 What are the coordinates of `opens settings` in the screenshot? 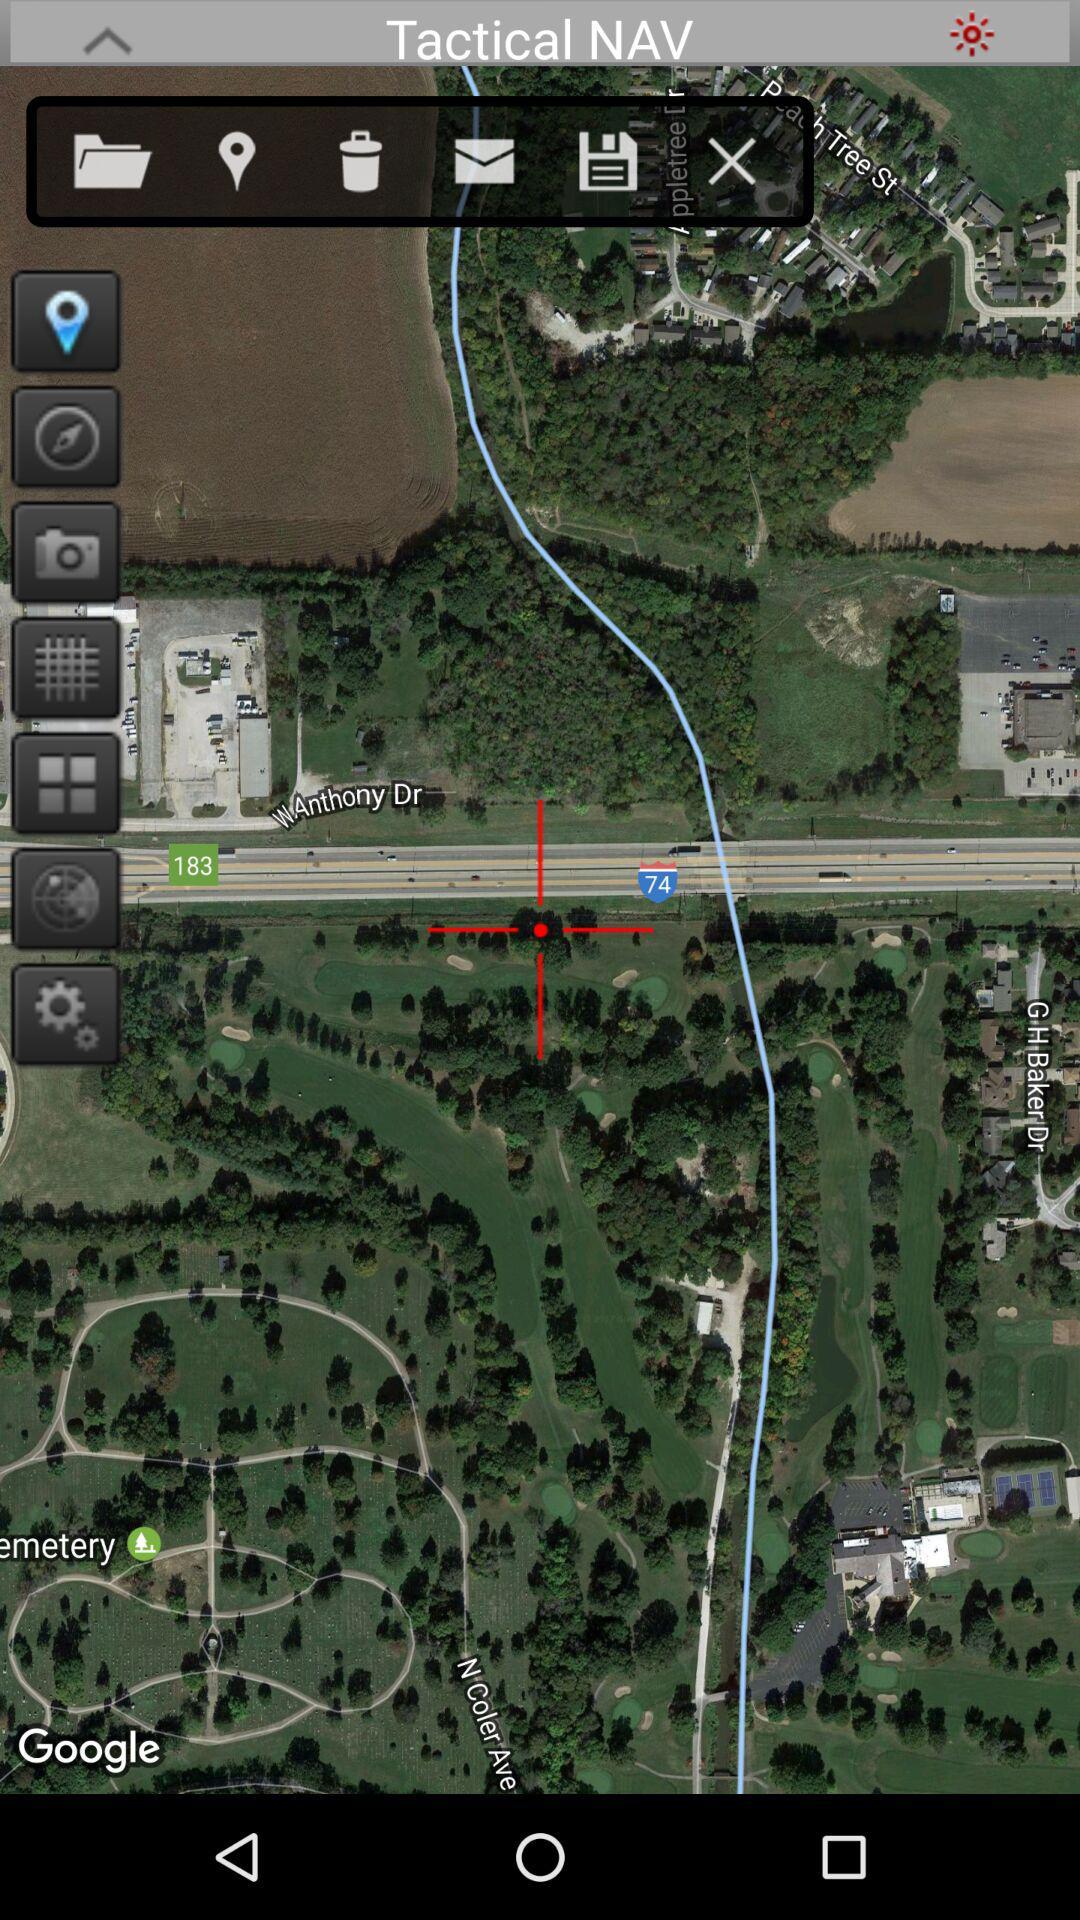 It's located at (58, 1013).